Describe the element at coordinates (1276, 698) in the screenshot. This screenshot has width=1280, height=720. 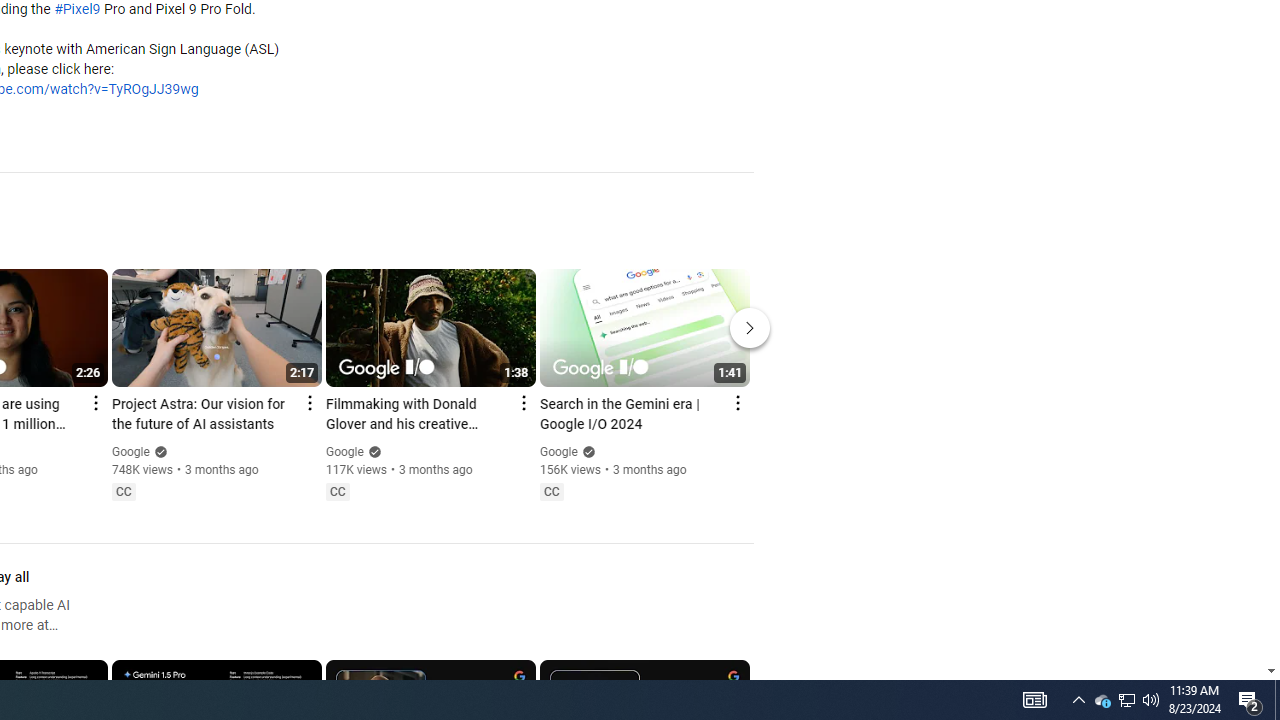
I see `'Action Center, 2 new notifications'` at that location.